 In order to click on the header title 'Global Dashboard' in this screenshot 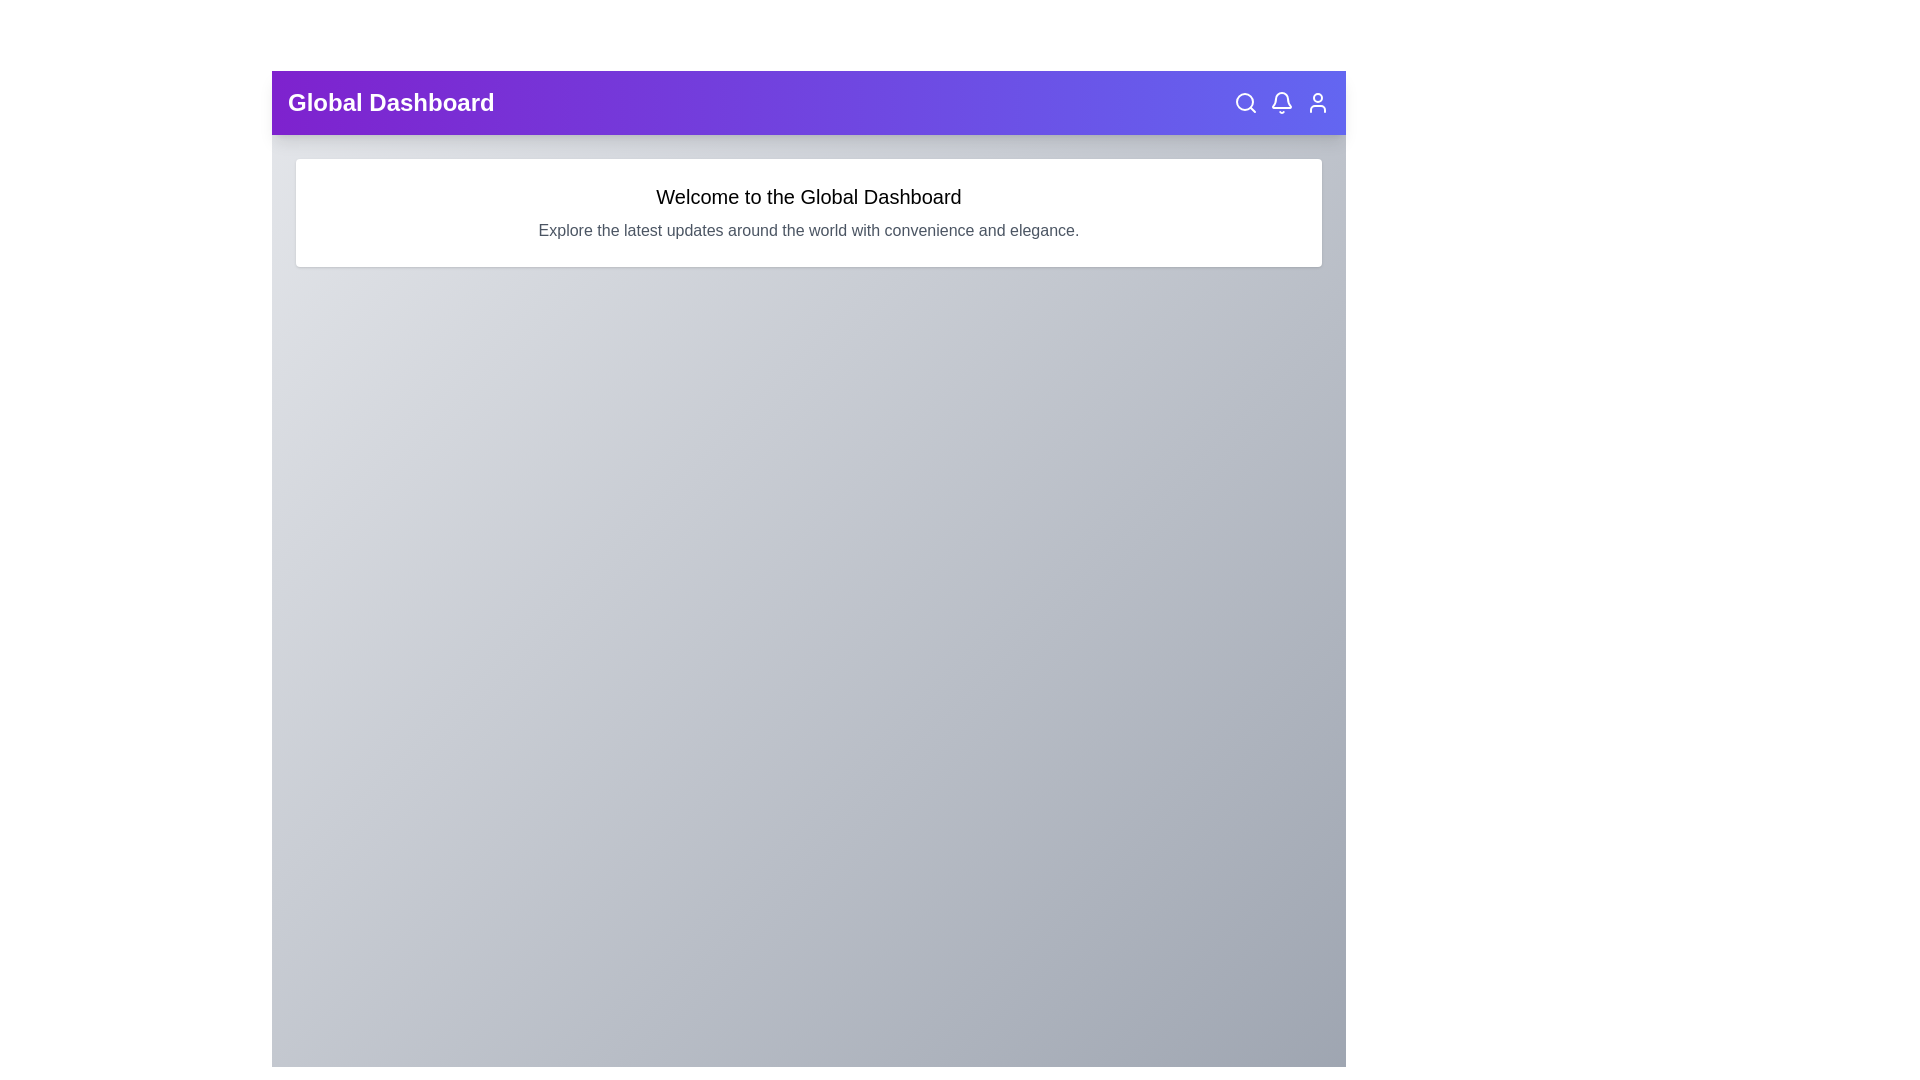, I will do `click(390, 103)`.